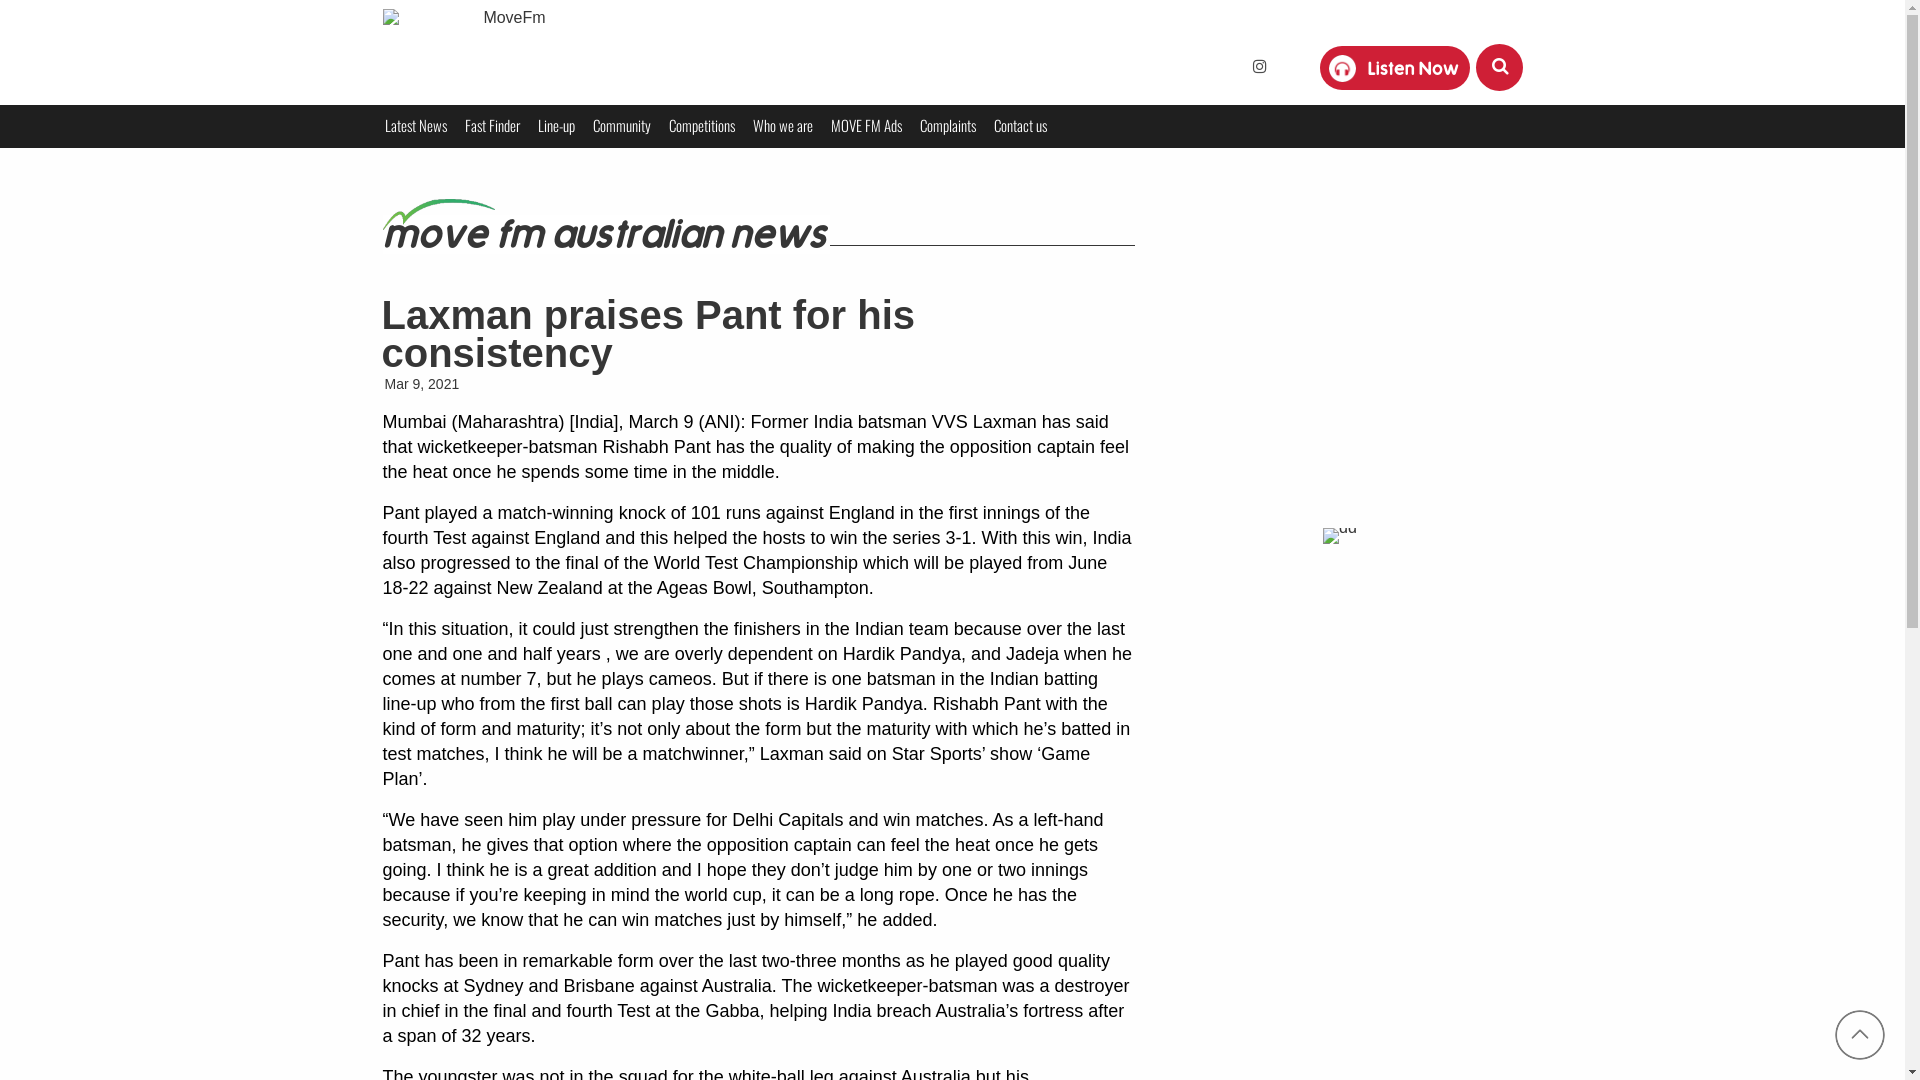 This screenshot has width=1920, height=1080. I want to click on 'MOVE FM Ads', so click(821, 126).